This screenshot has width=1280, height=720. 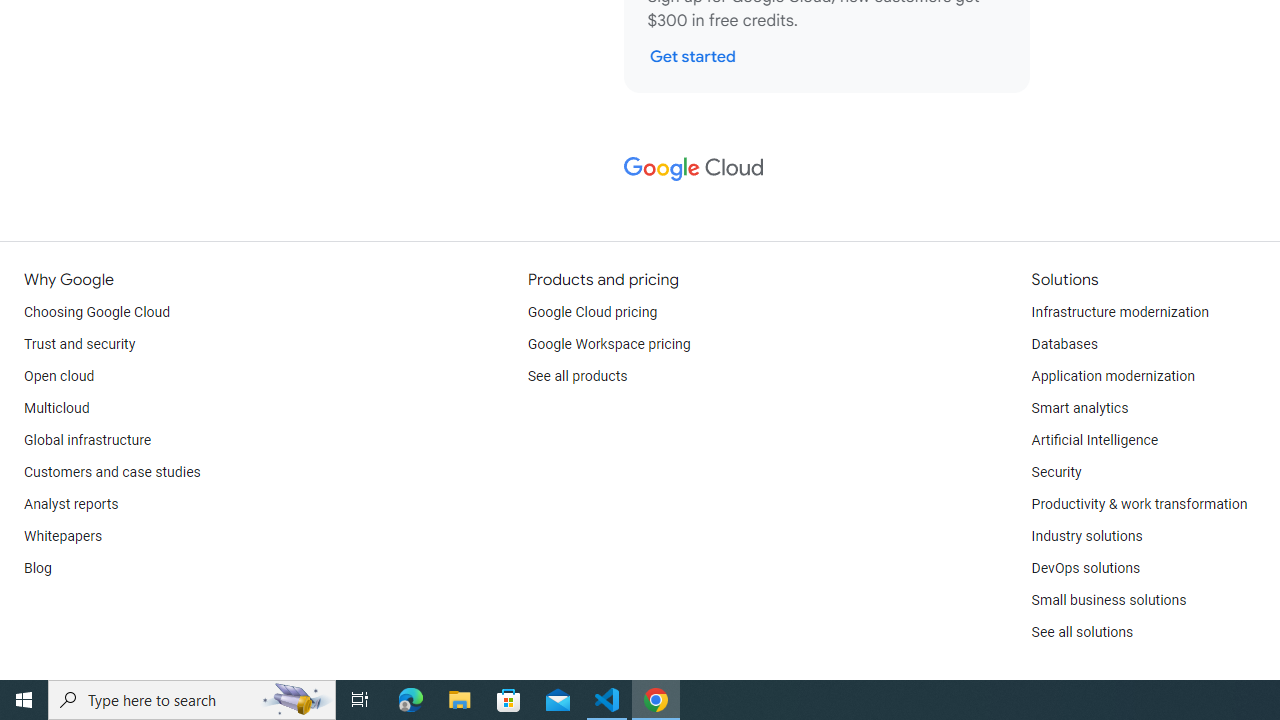 What do you see at coordinates (1120, 312) in the screenshot?
I see `'Infrastructure modernization'` at bounding box center [1120, 312].